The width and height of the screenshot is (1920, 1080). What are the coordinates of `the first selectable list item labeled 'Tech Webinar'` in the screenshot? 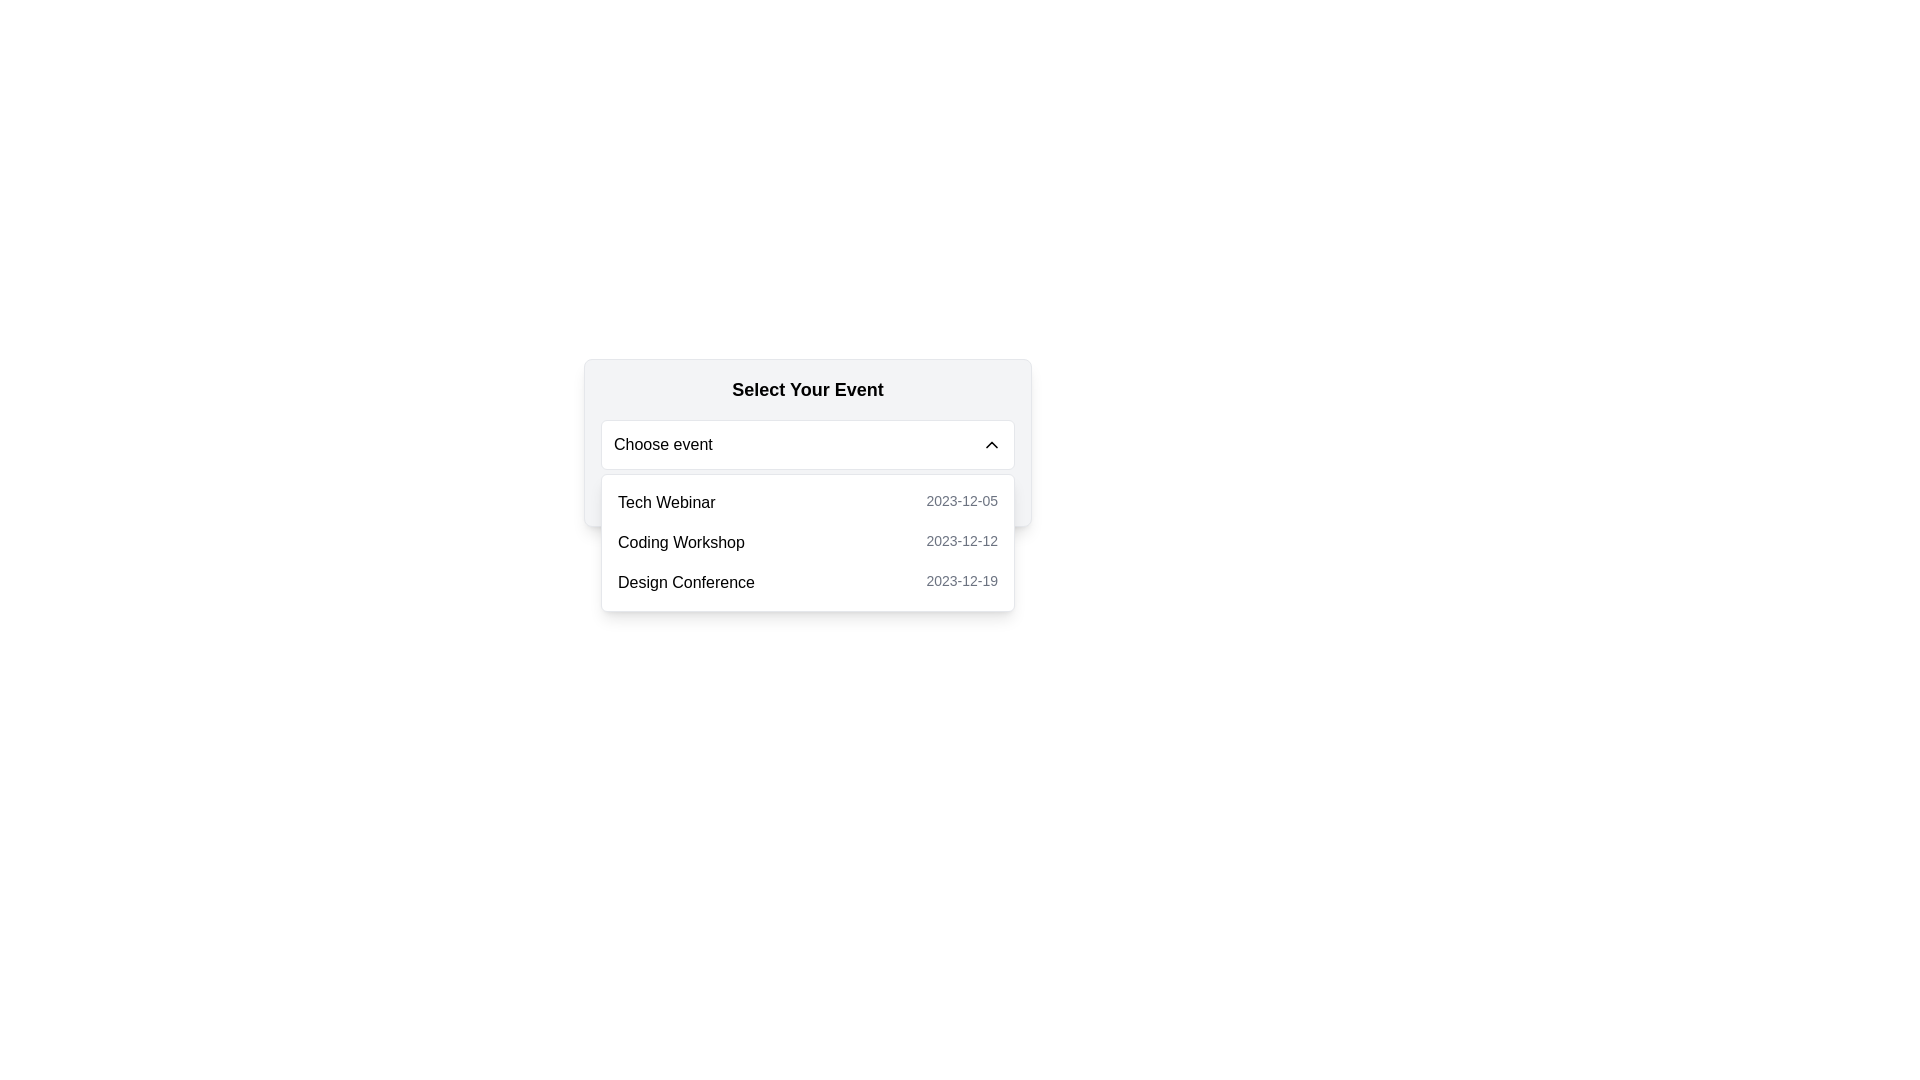 It's located at (807, 501).